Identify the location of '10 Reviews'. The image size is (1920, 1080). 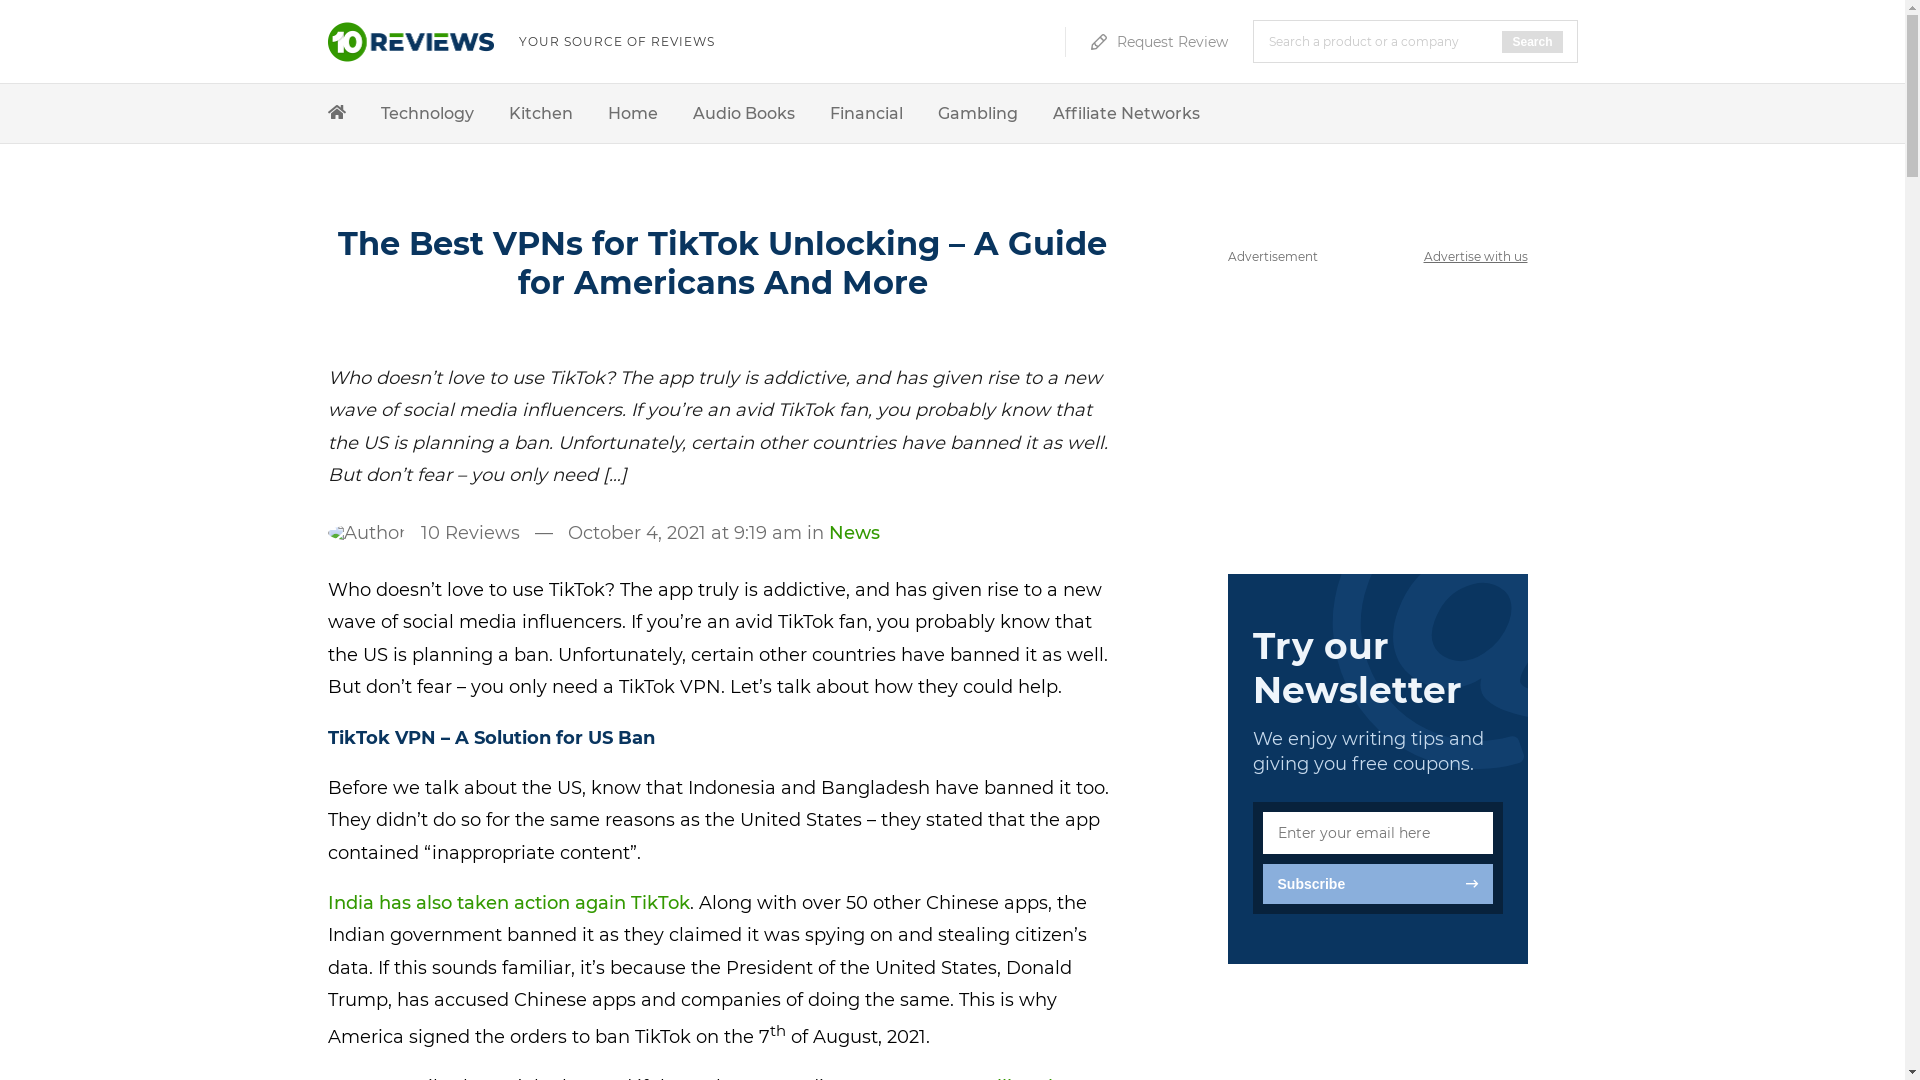
(468, 531).